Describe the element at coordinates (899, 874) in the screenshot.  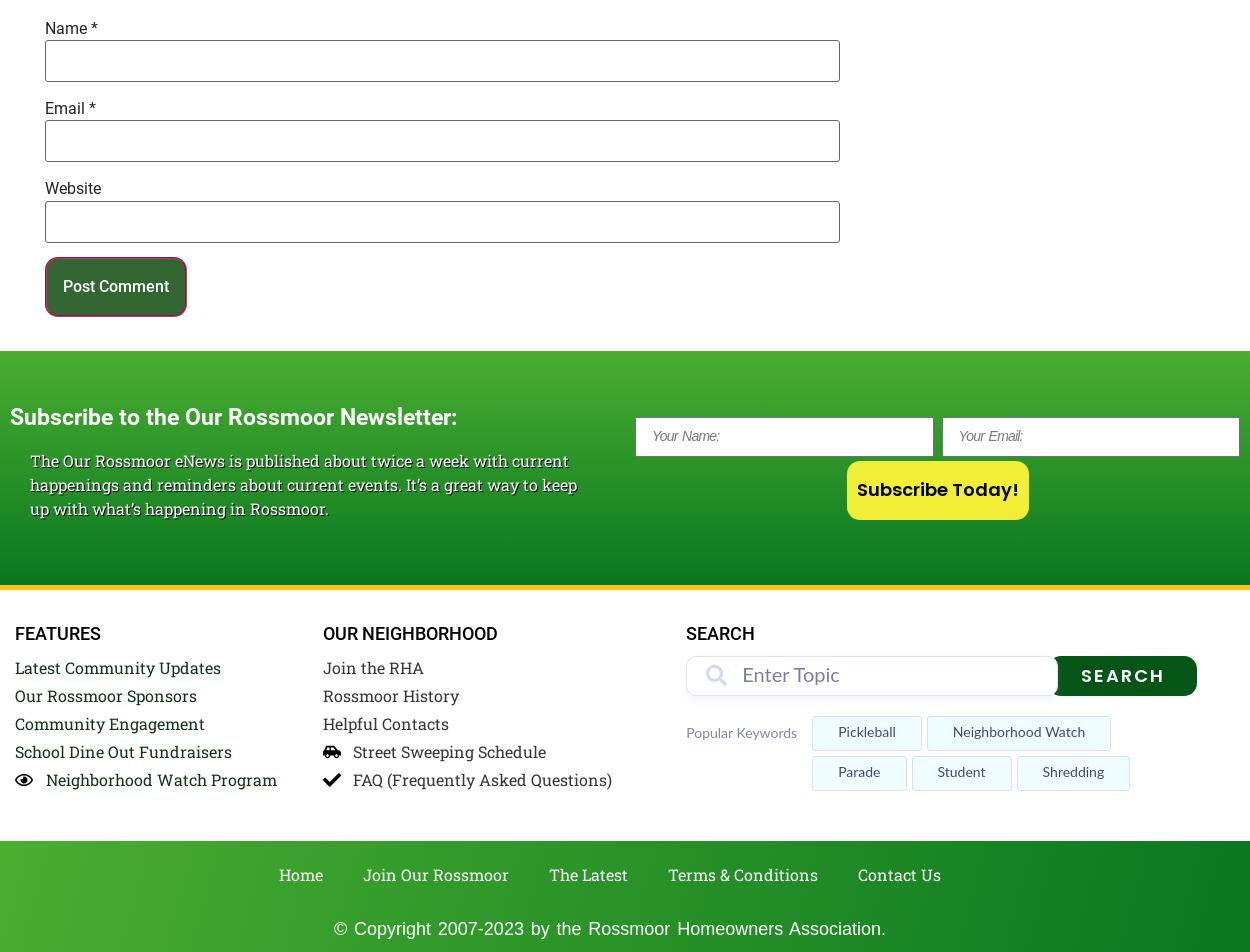
I see `'Contact Us'` at that location.